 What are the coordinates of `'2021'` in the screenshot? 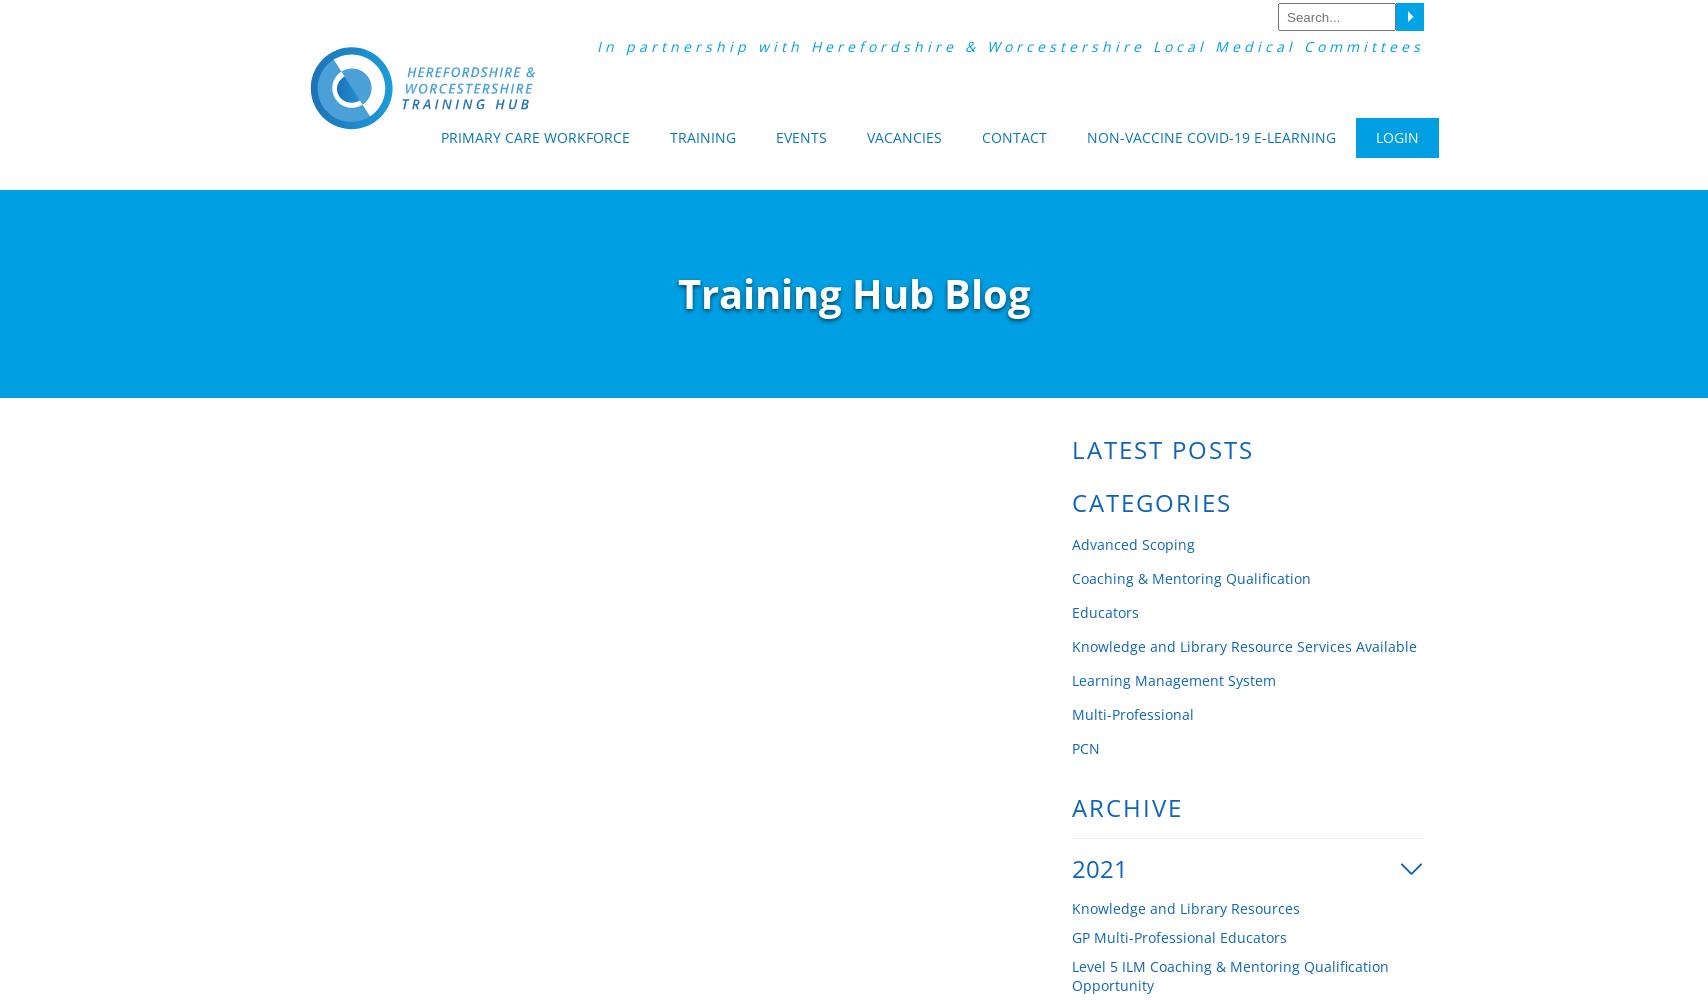 It's located at (1099, 867).